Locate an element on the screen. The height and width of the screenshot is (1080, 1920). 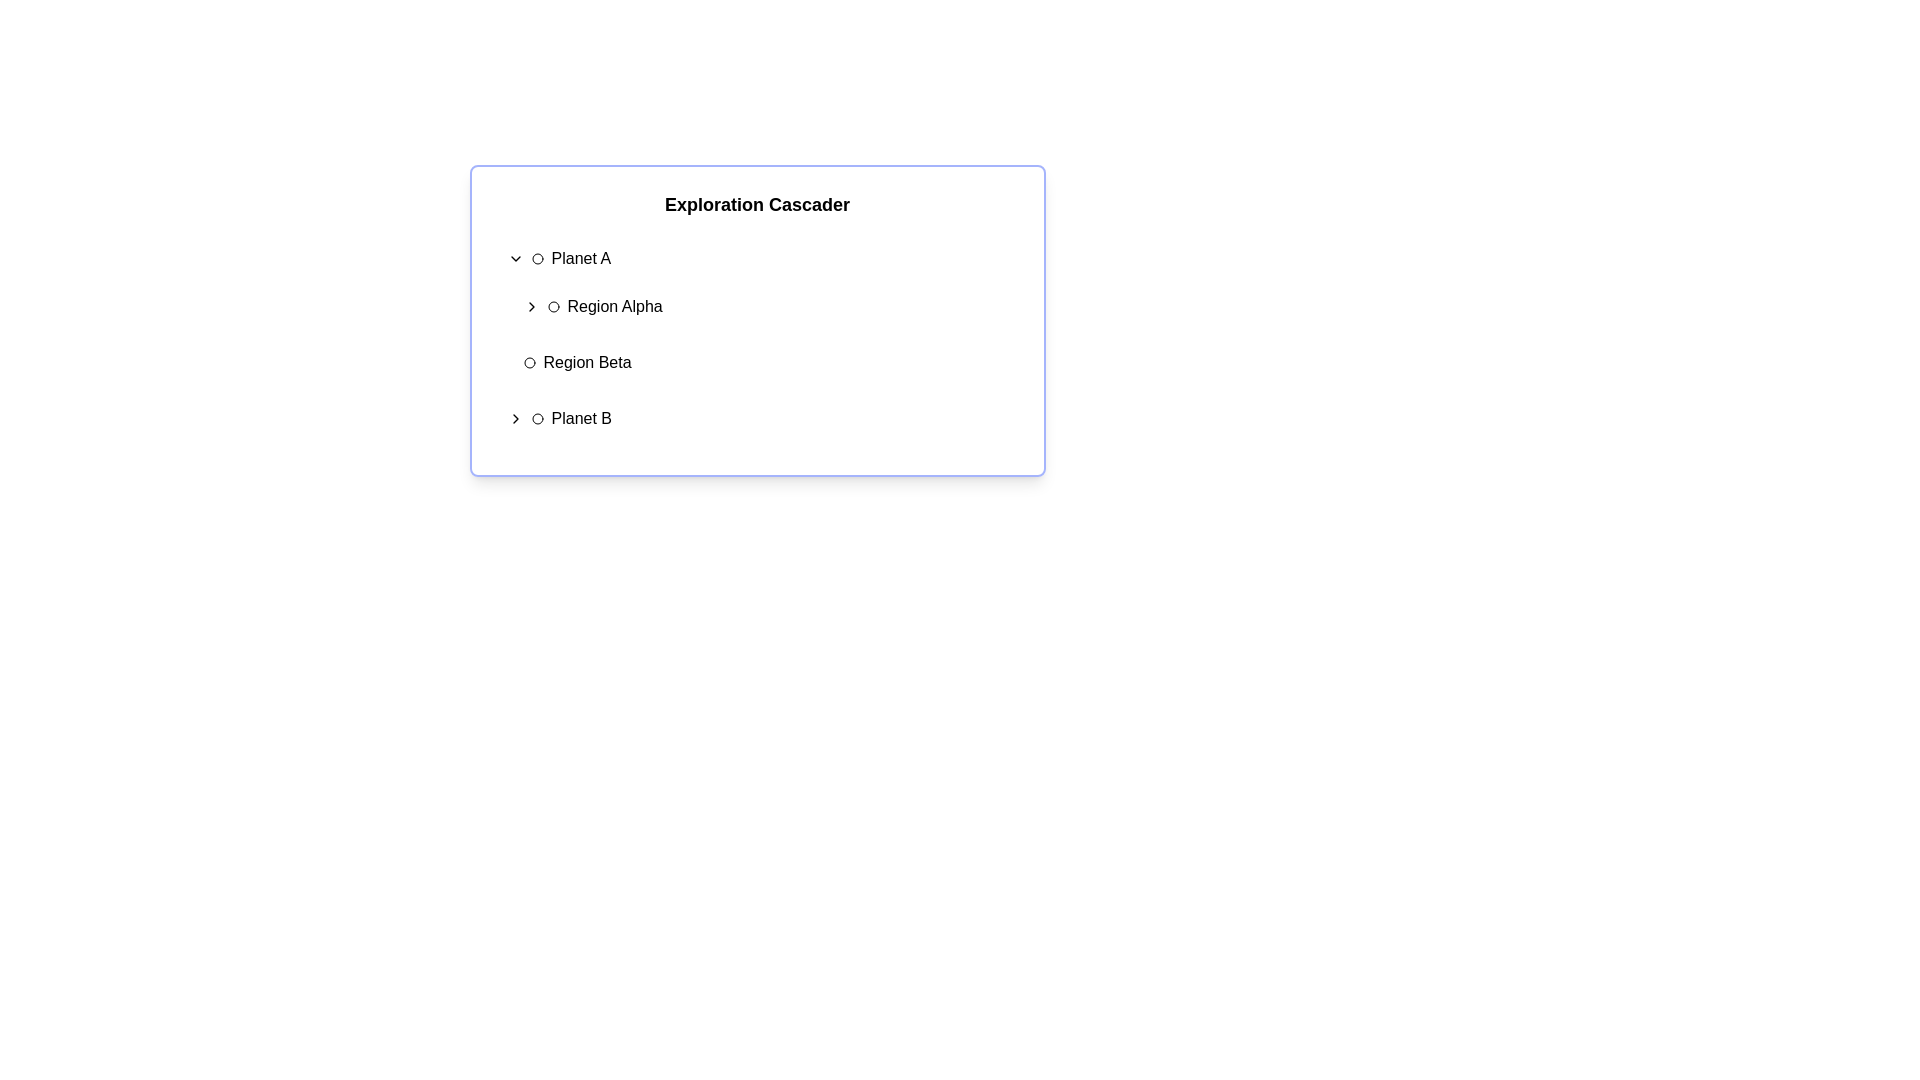
the selectable menu item 'Region Alpha', which is the second option in the menu structure is located at coordinates (764, 307).